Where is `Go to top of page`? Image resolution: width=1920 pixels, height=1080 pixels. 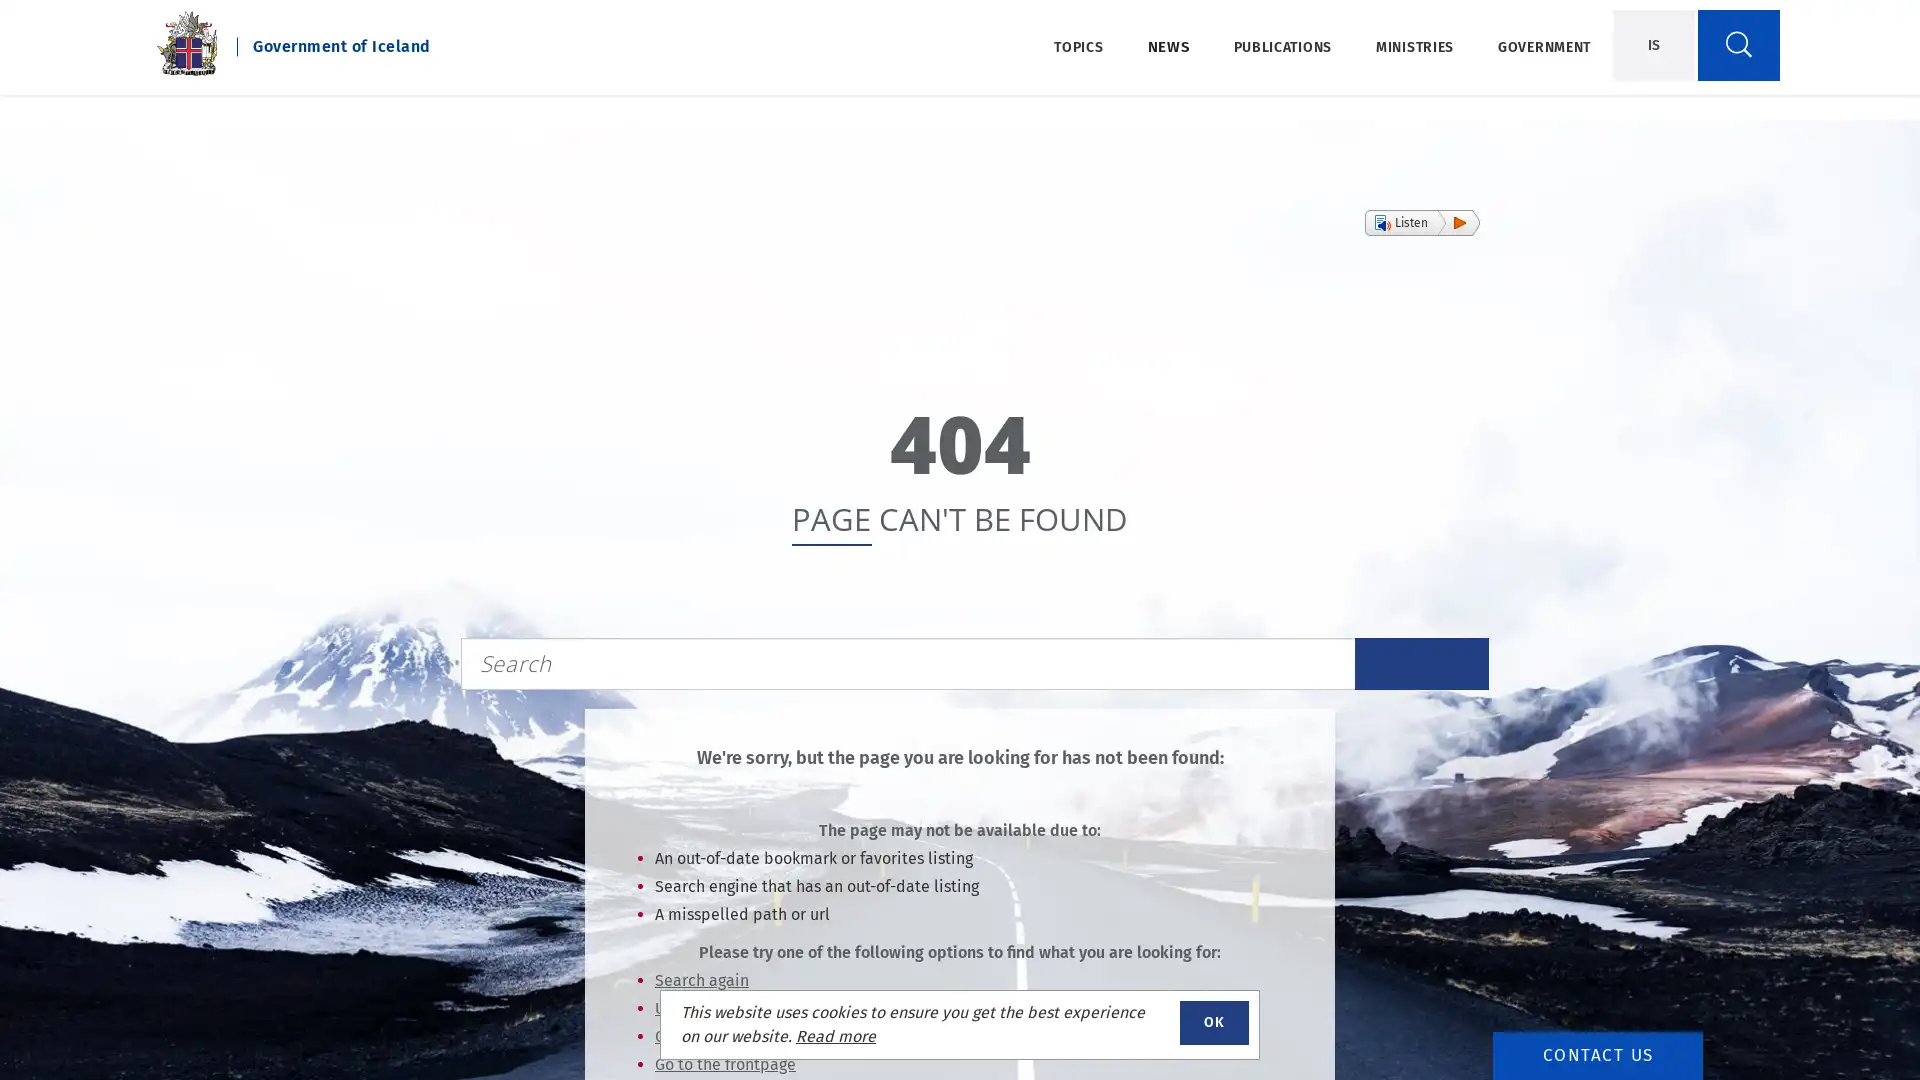 Go to top of page is located at coordinates (1843, 1014).